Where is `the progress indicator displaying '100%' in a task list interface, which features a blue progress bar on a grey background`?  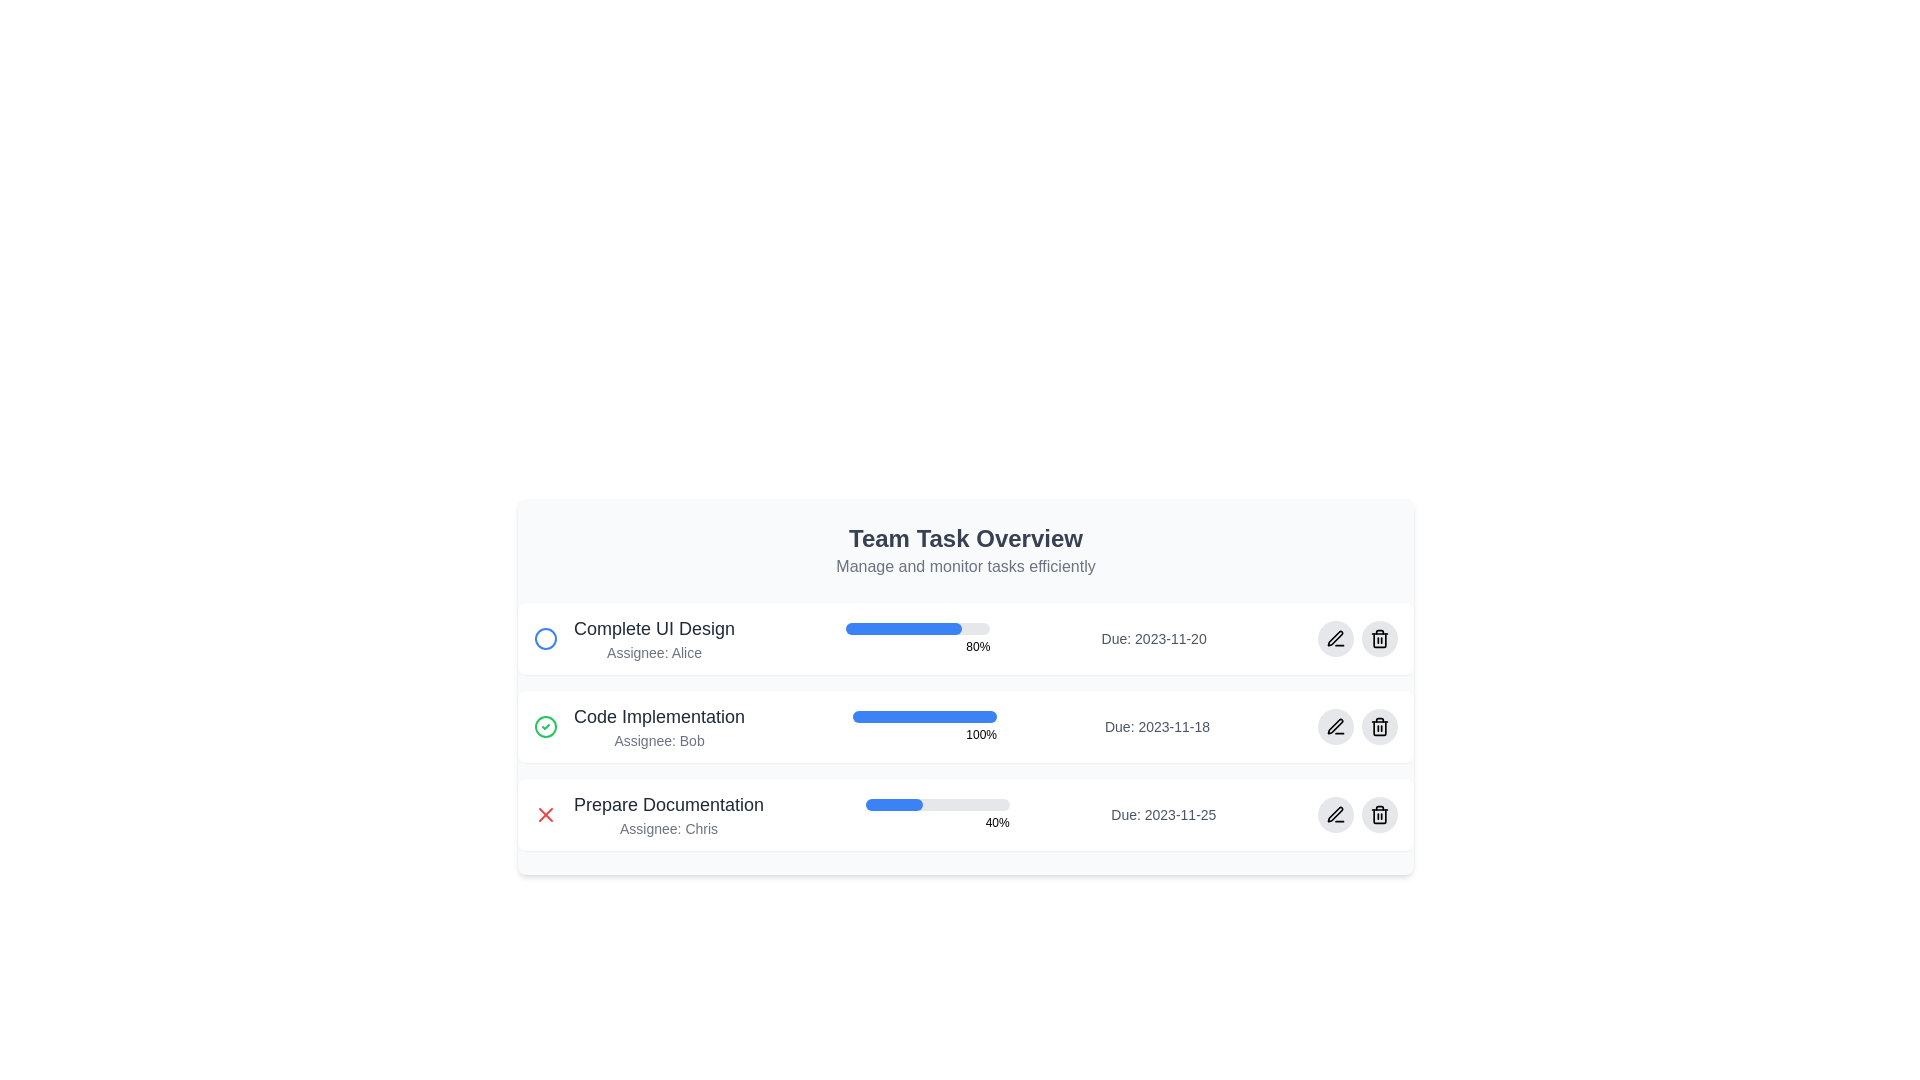 the progress indicator displaying '100%' in a task list interface, which features a blue progress bar on a grey background is located at coordinates (924, 726).